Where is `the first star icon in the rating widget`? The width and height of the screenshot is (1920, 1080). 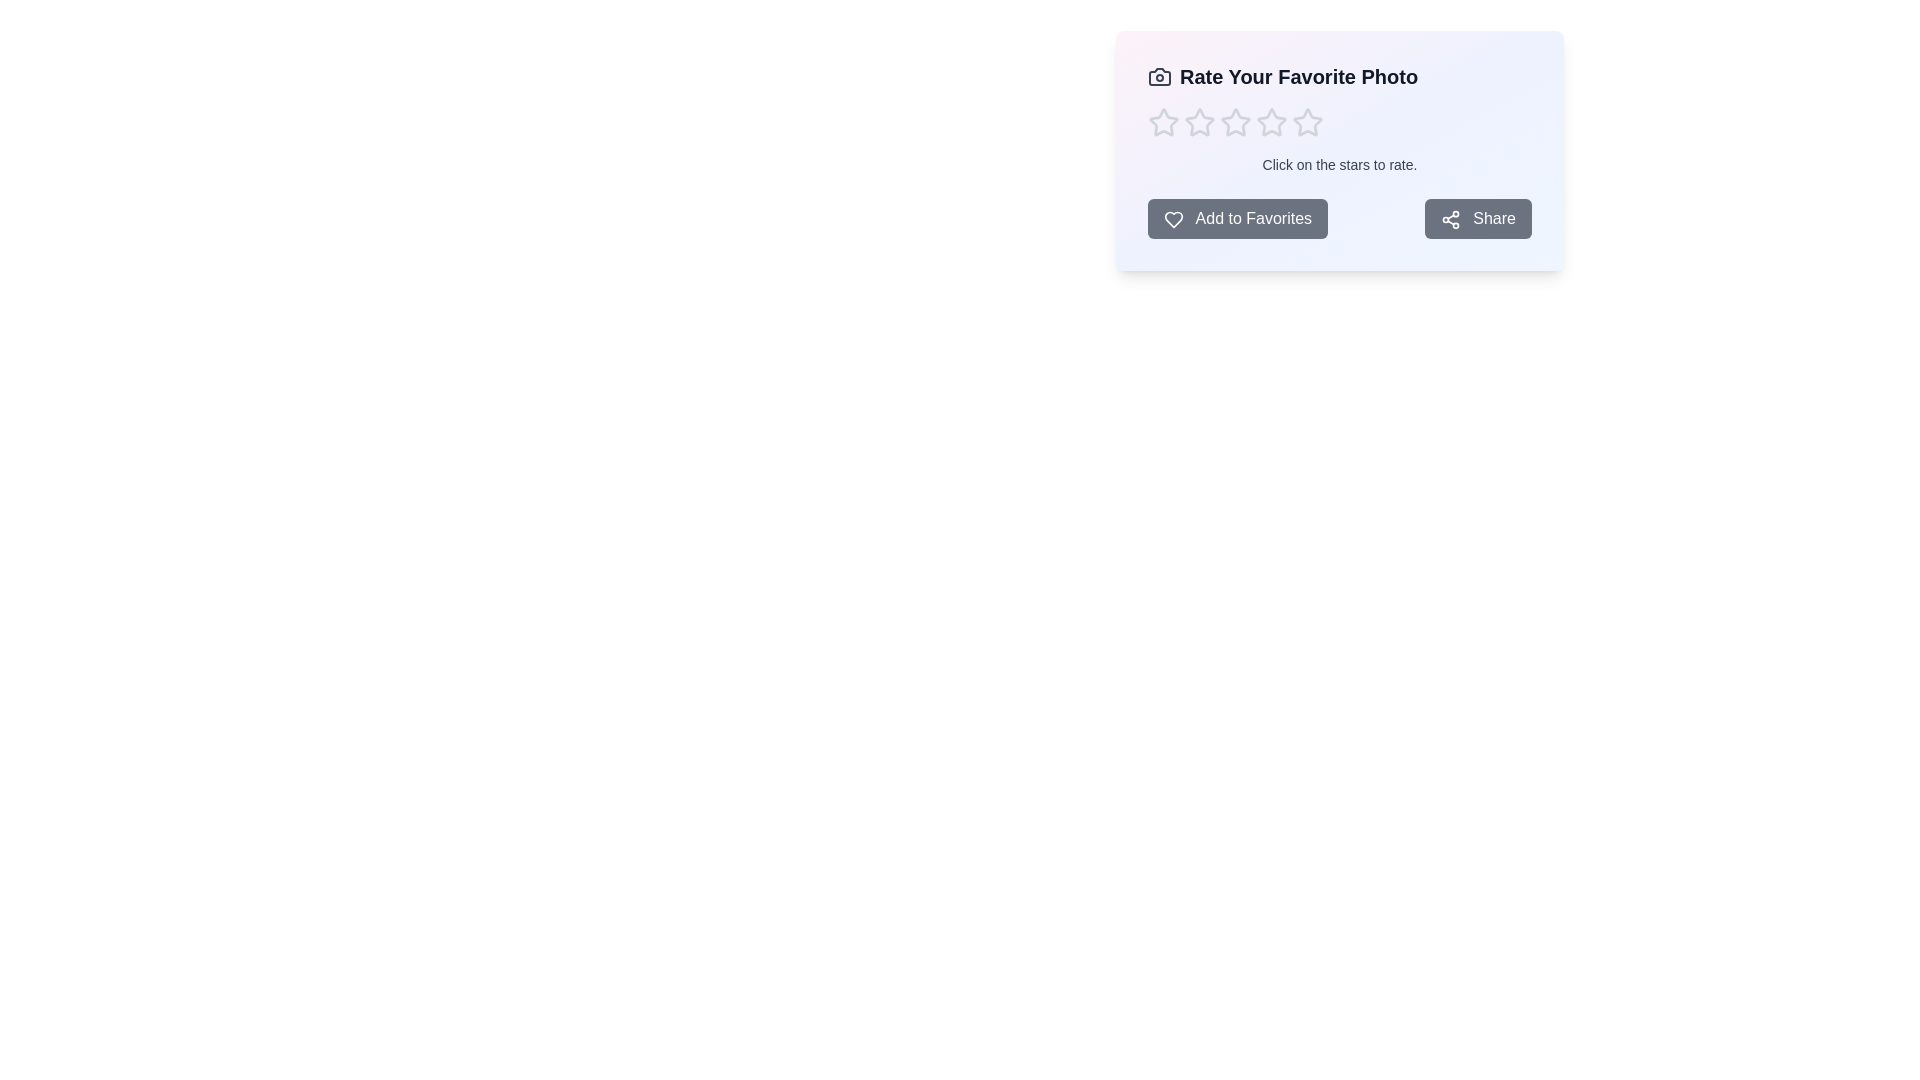 the first star icon in the rating widget is located at coordinates (1163, 122).